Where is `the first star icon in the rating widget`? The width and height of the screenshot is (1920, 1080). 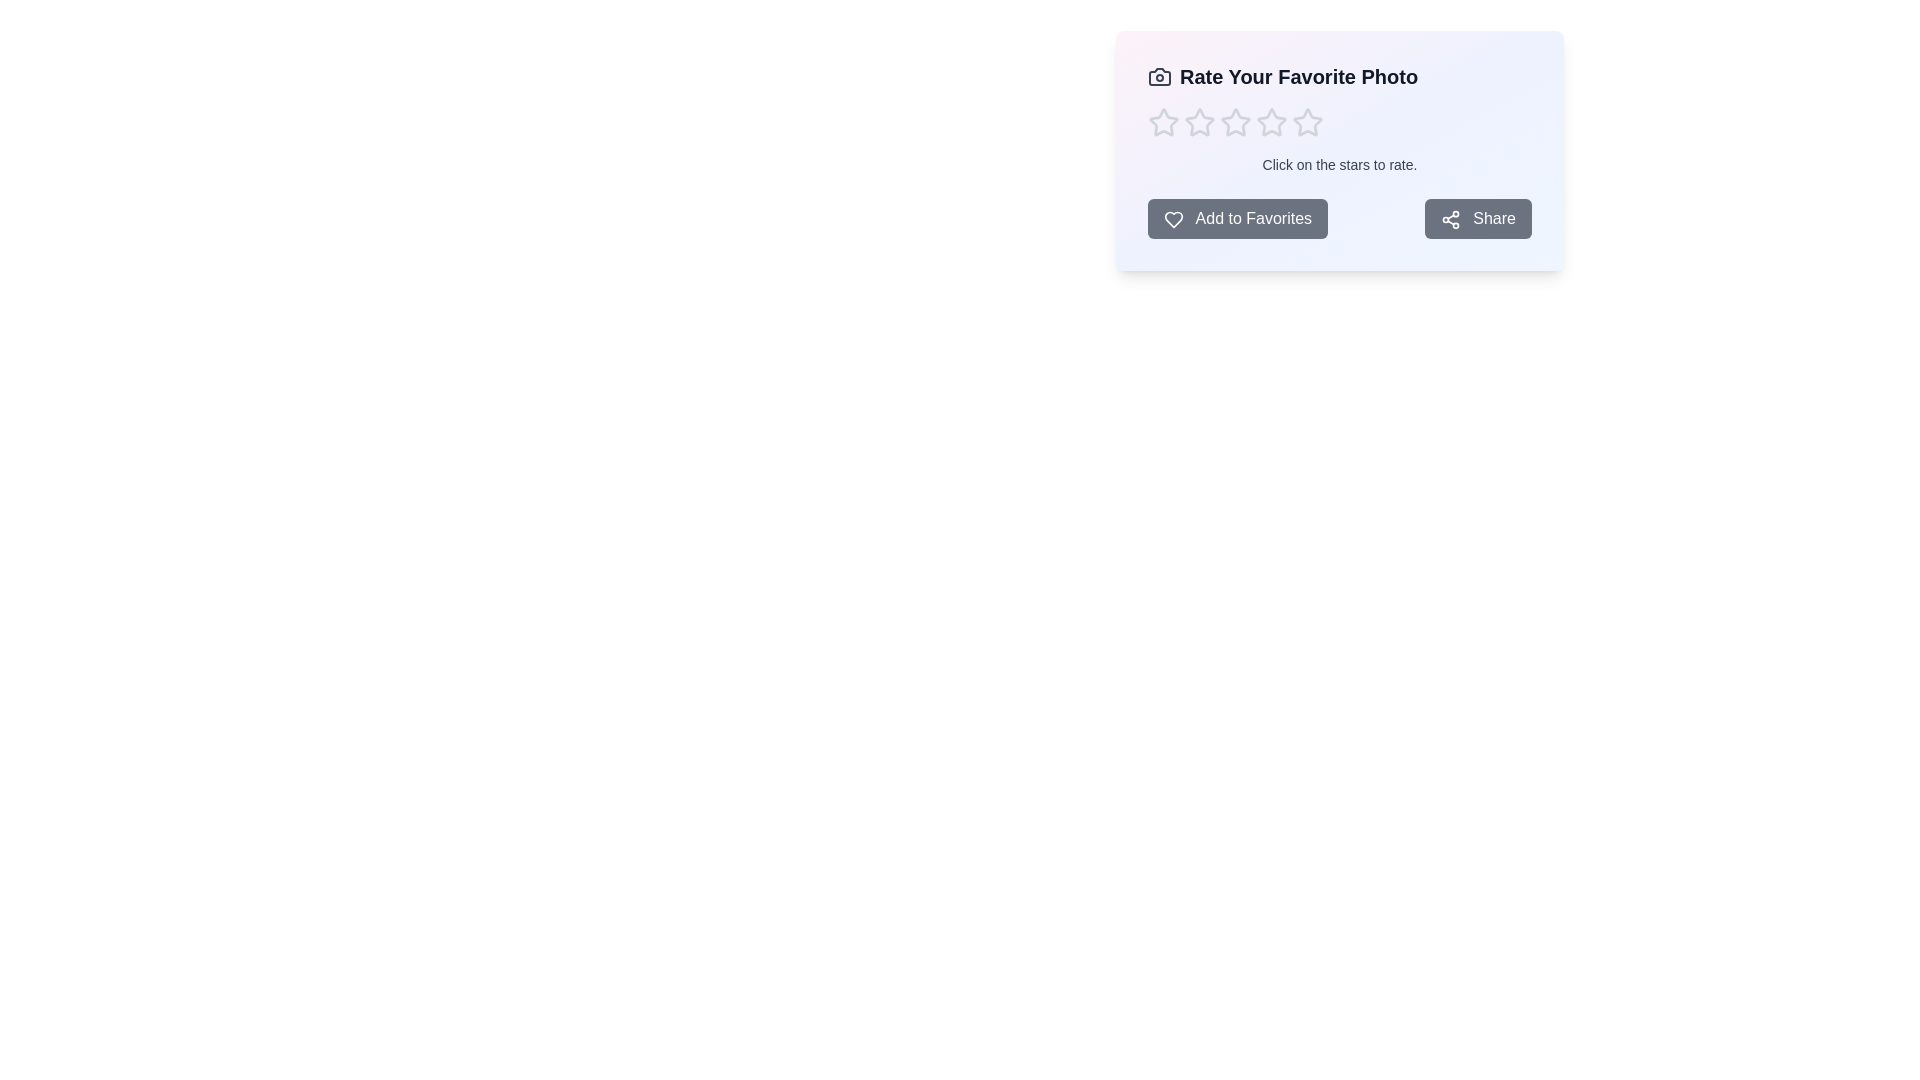 the first star icon in the rating widget is located at coordinates (1163, 122).